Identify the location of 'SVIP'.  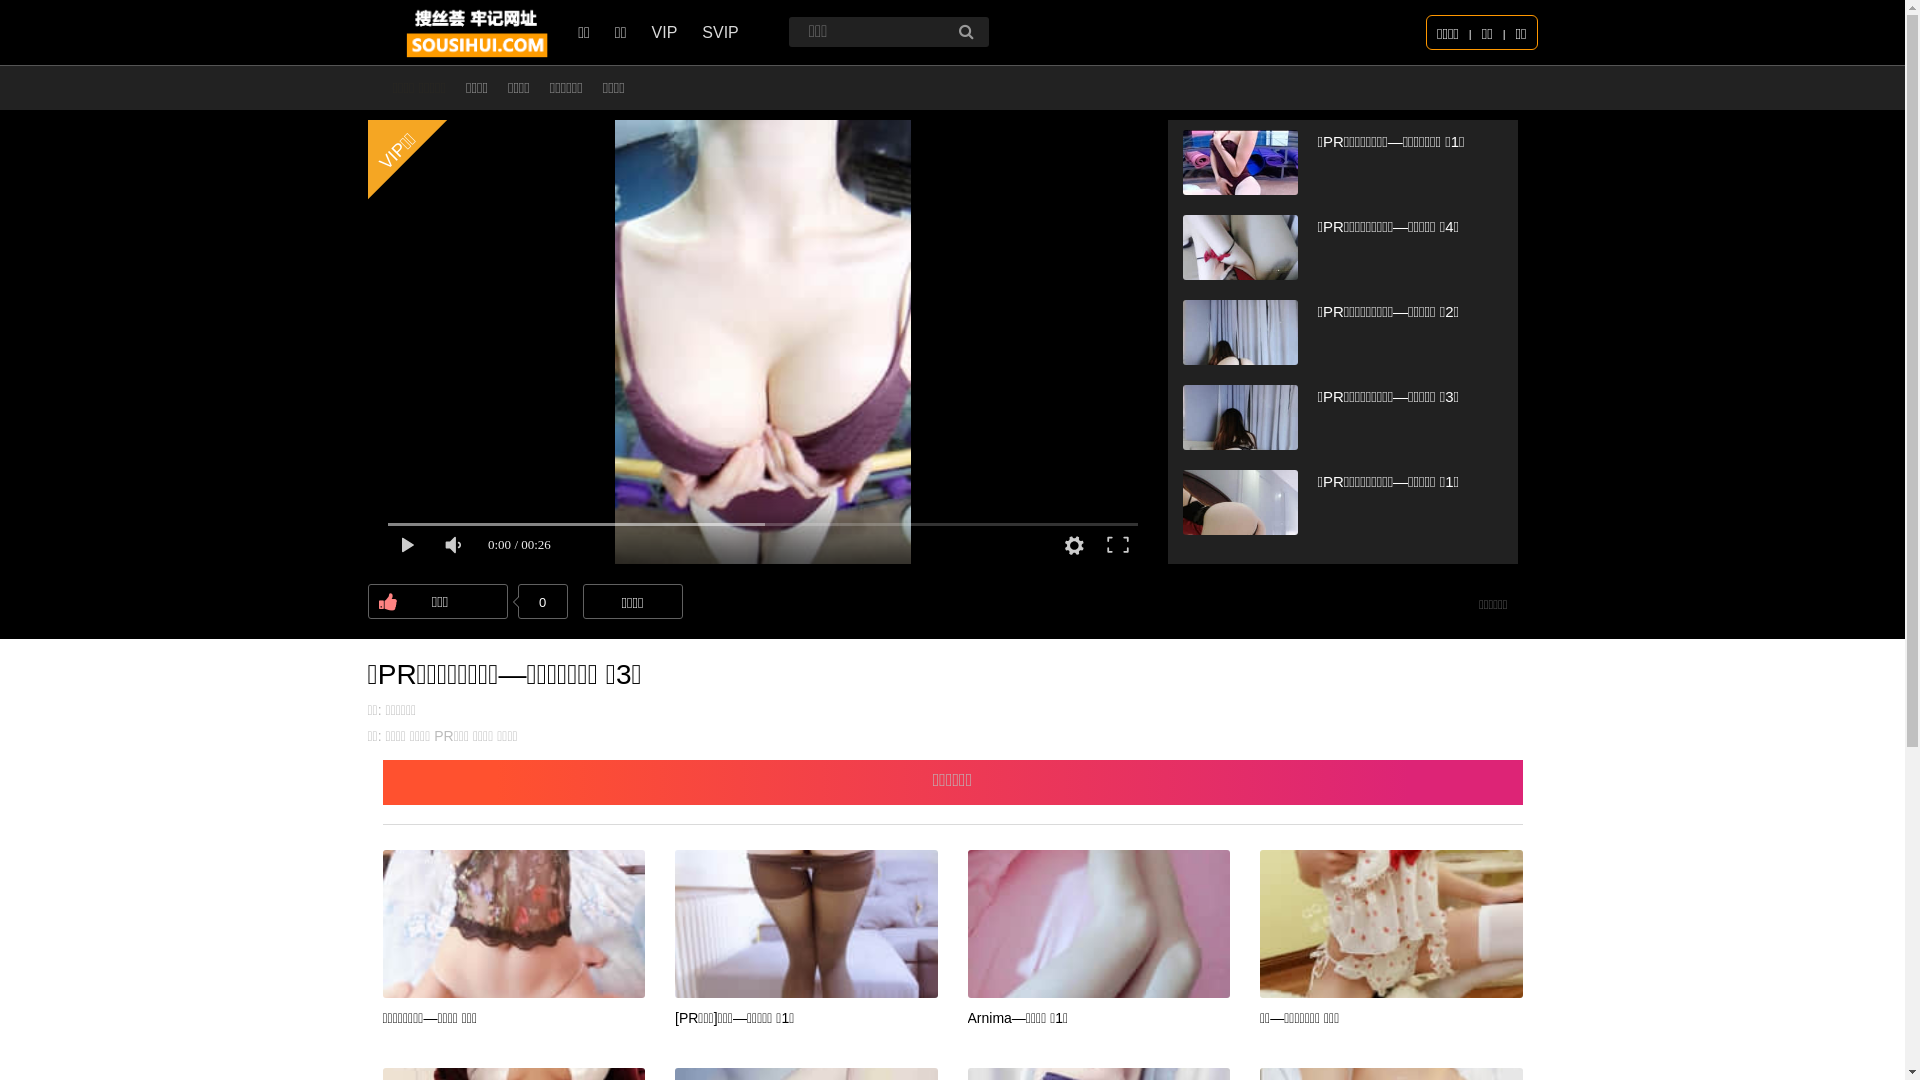
(701, 32).